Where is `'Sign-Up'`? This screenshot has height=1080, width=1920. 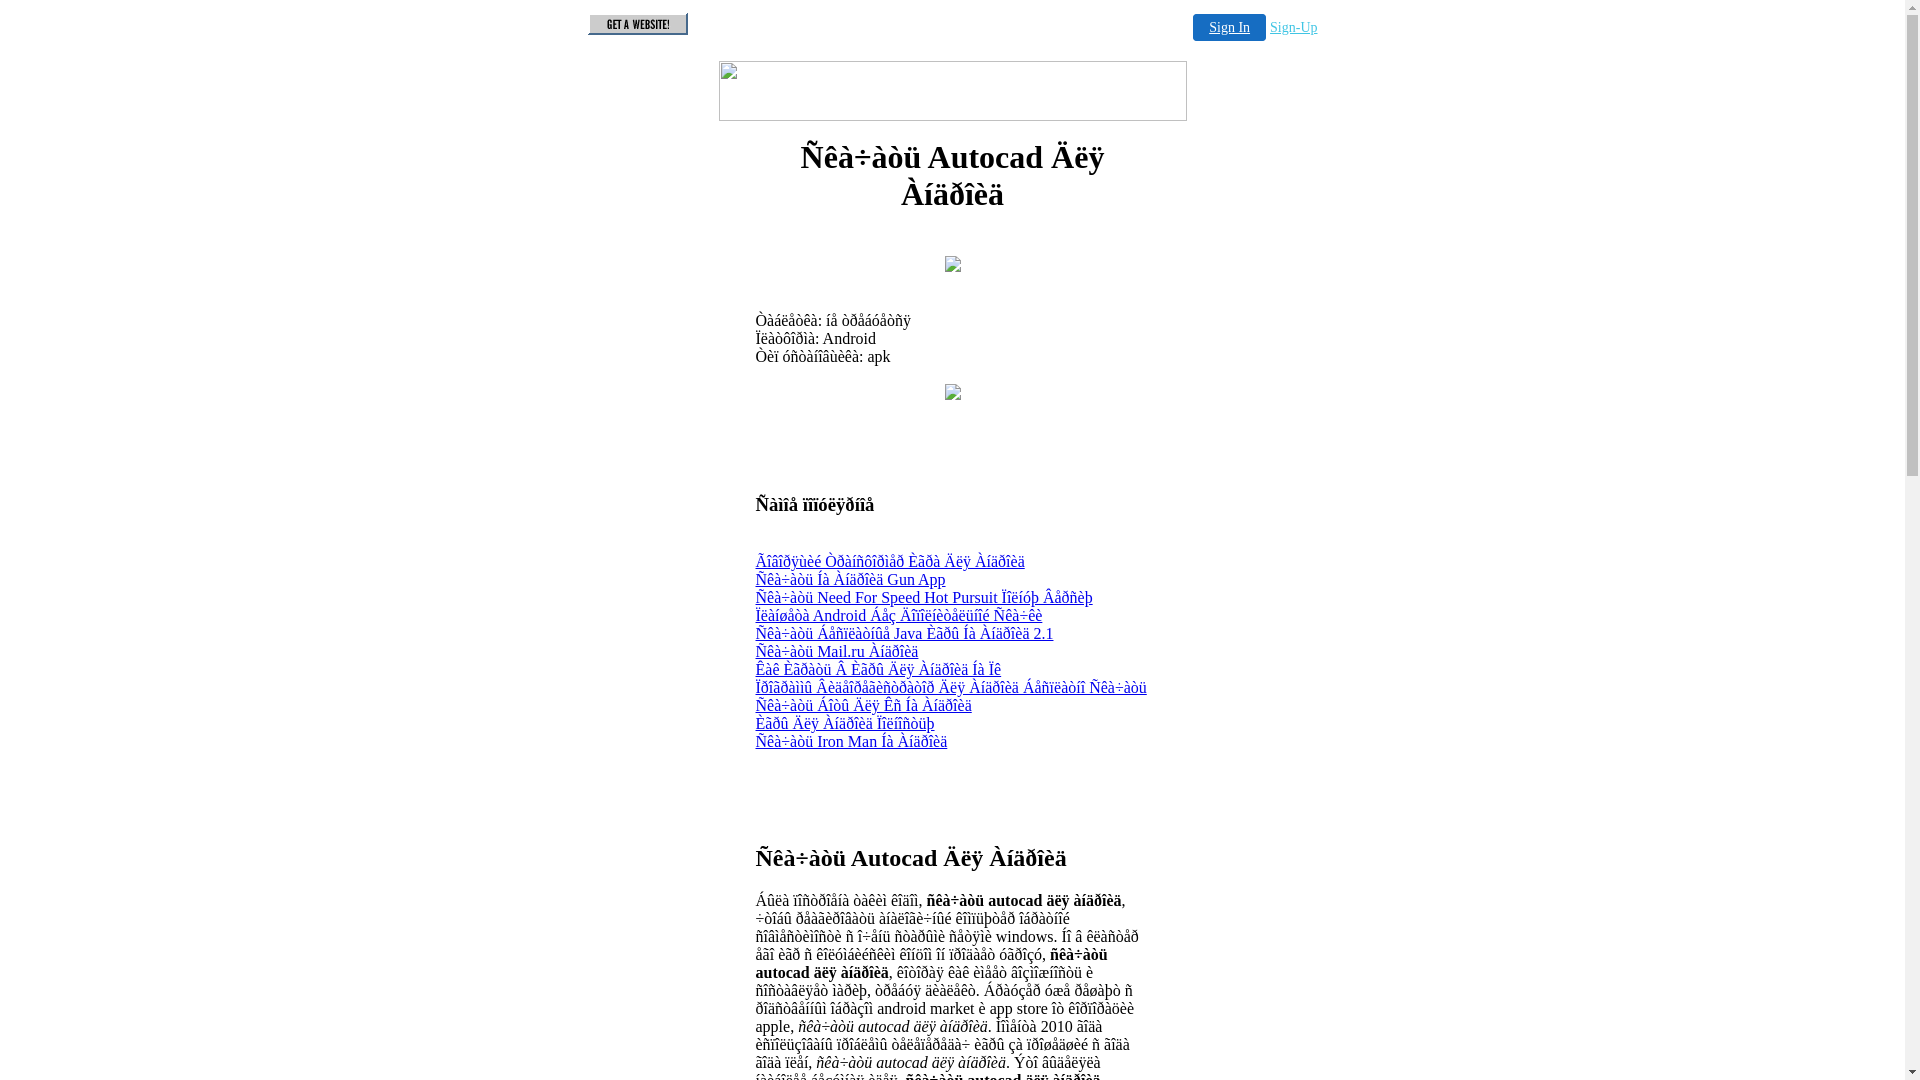
'Sign-Up' is located at coordinates (1293, 27).